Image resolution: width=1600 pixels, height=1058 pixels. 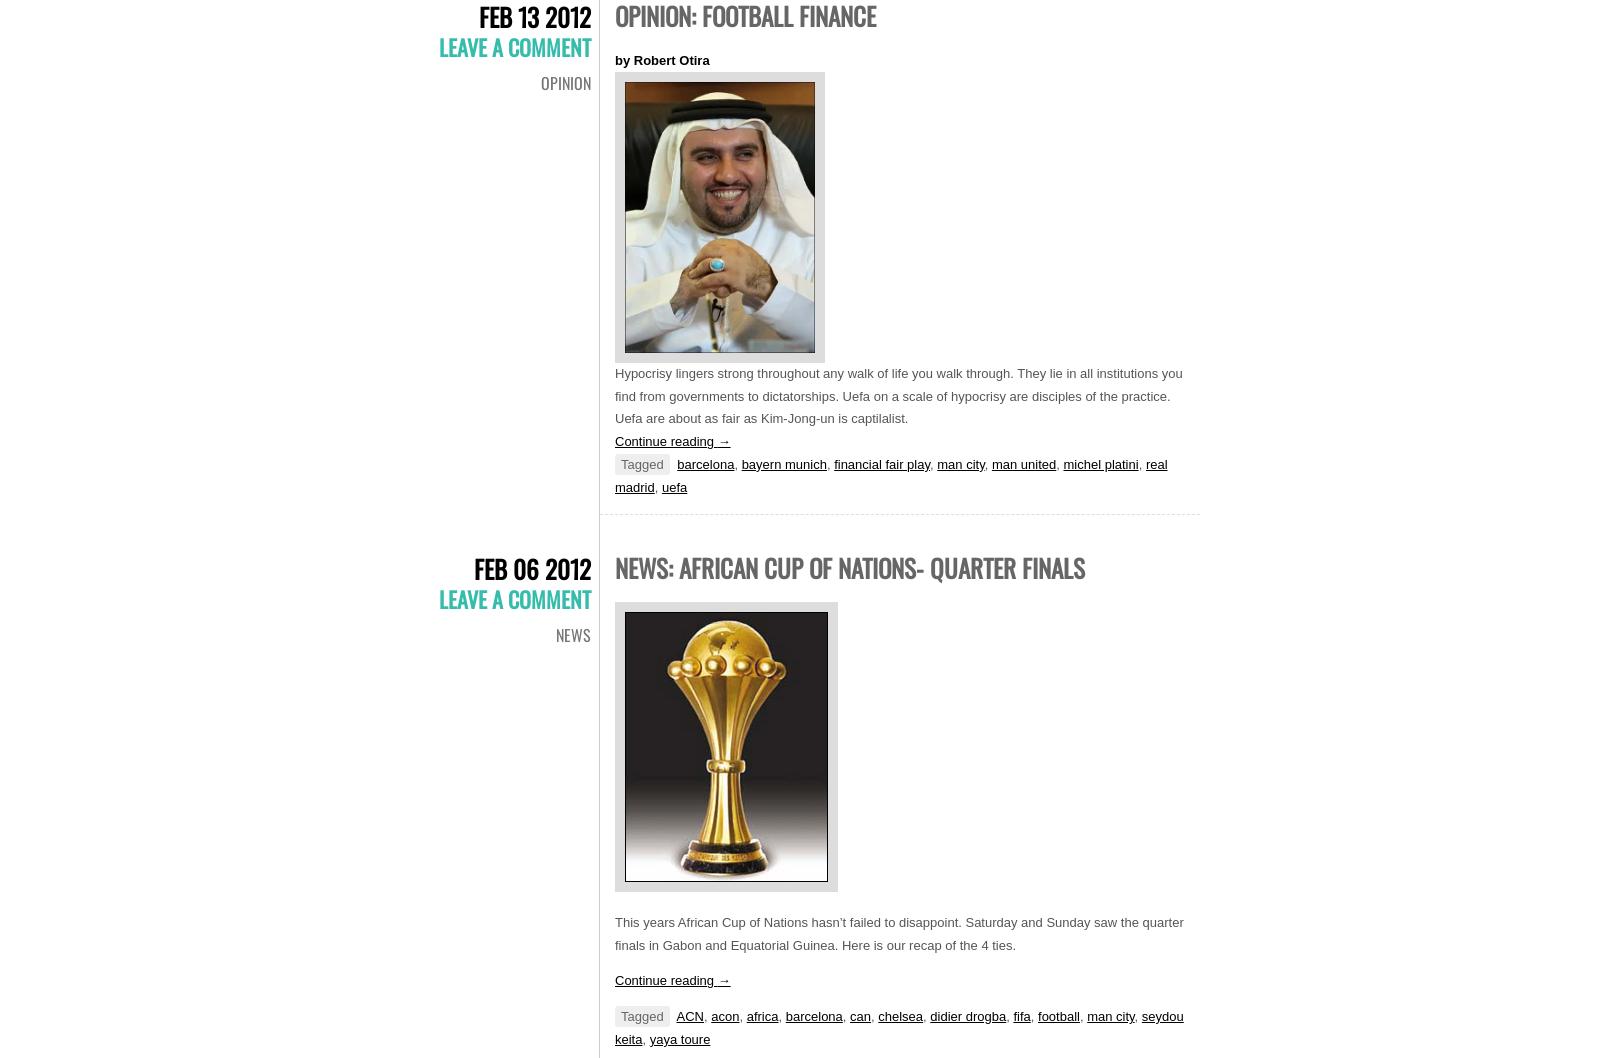 I want to click on 'acon', so click(x=724, y=1015).